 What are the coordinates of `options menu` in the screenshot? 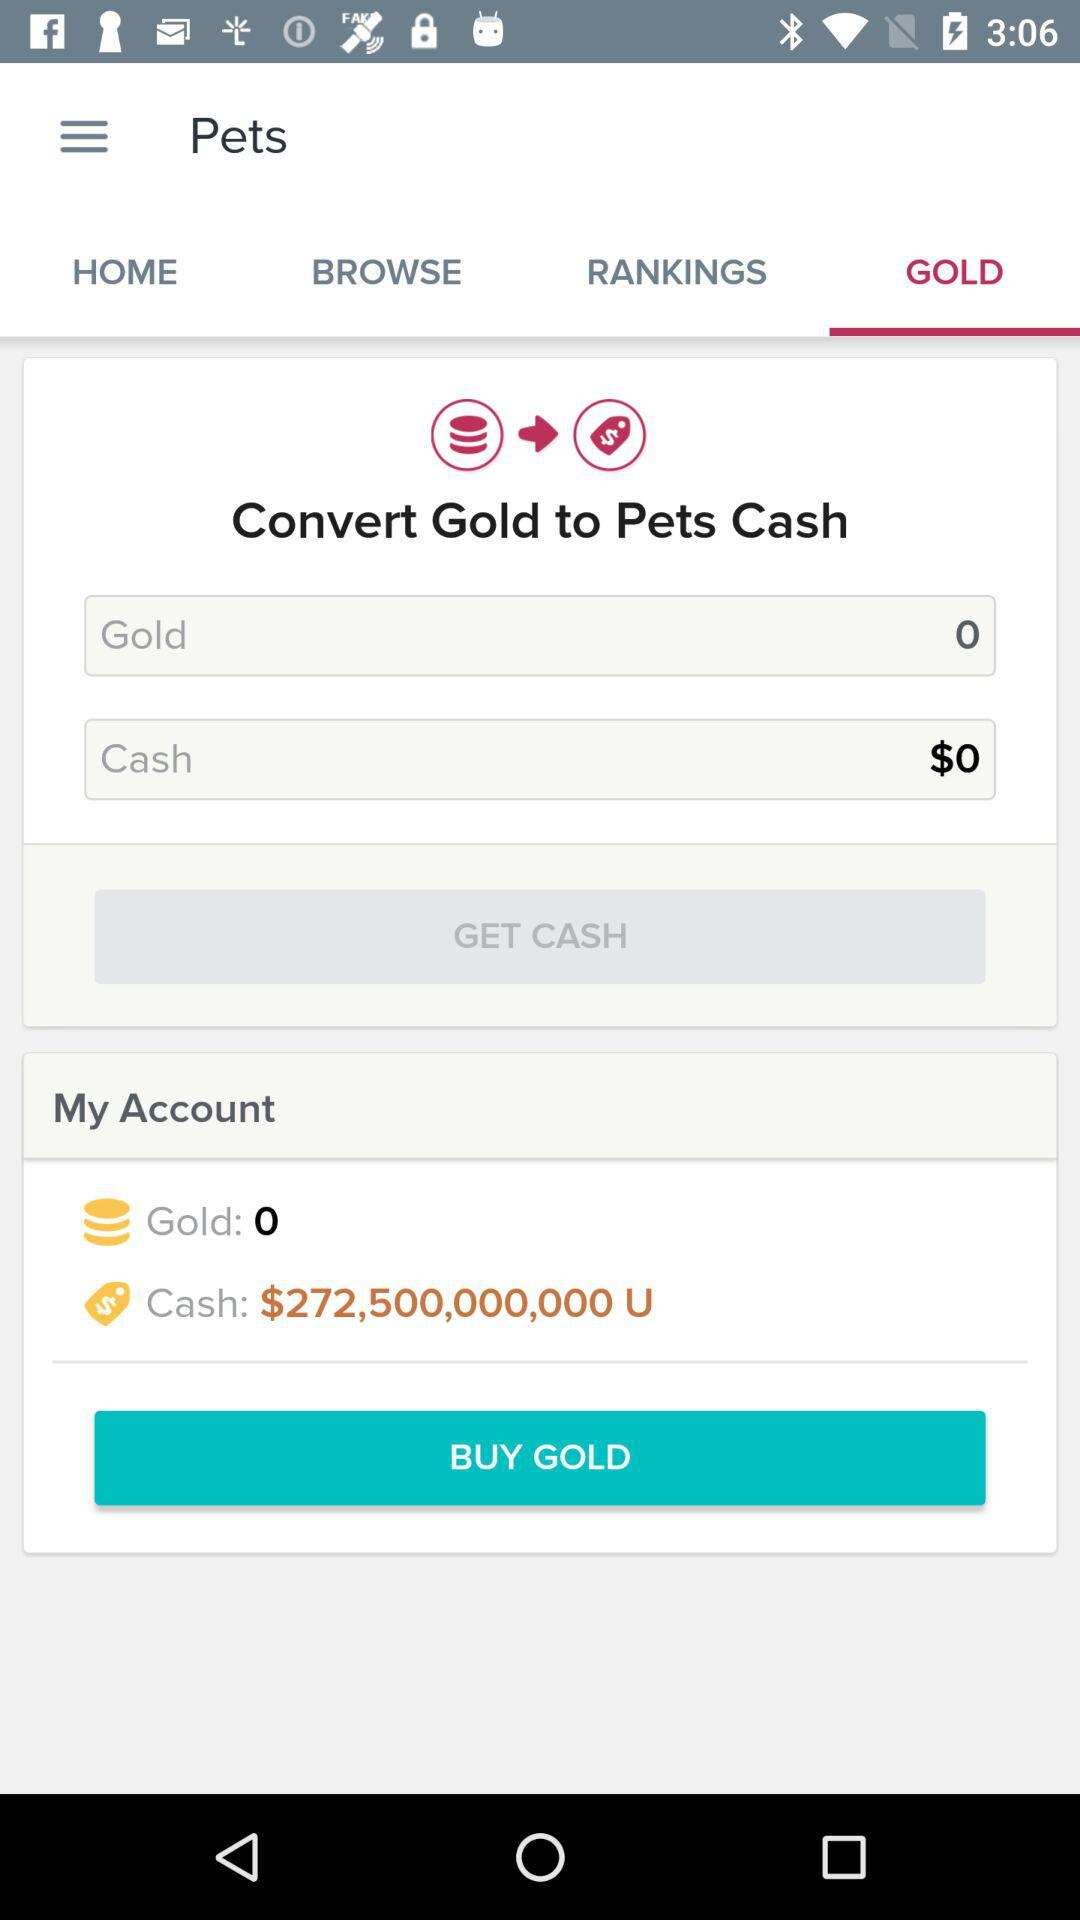 It's located at (83, 135).